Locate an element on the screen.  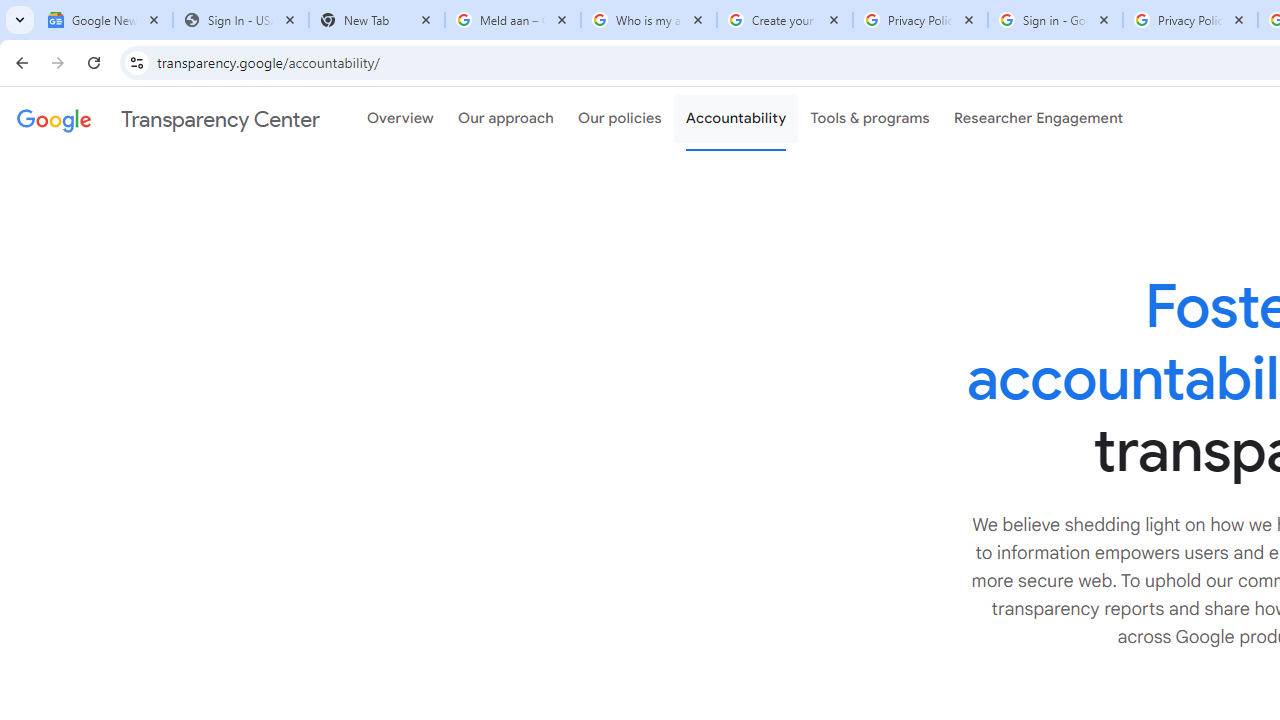
'Who is my administrator? - Google Account Help' is located at coordinates (648, 20).